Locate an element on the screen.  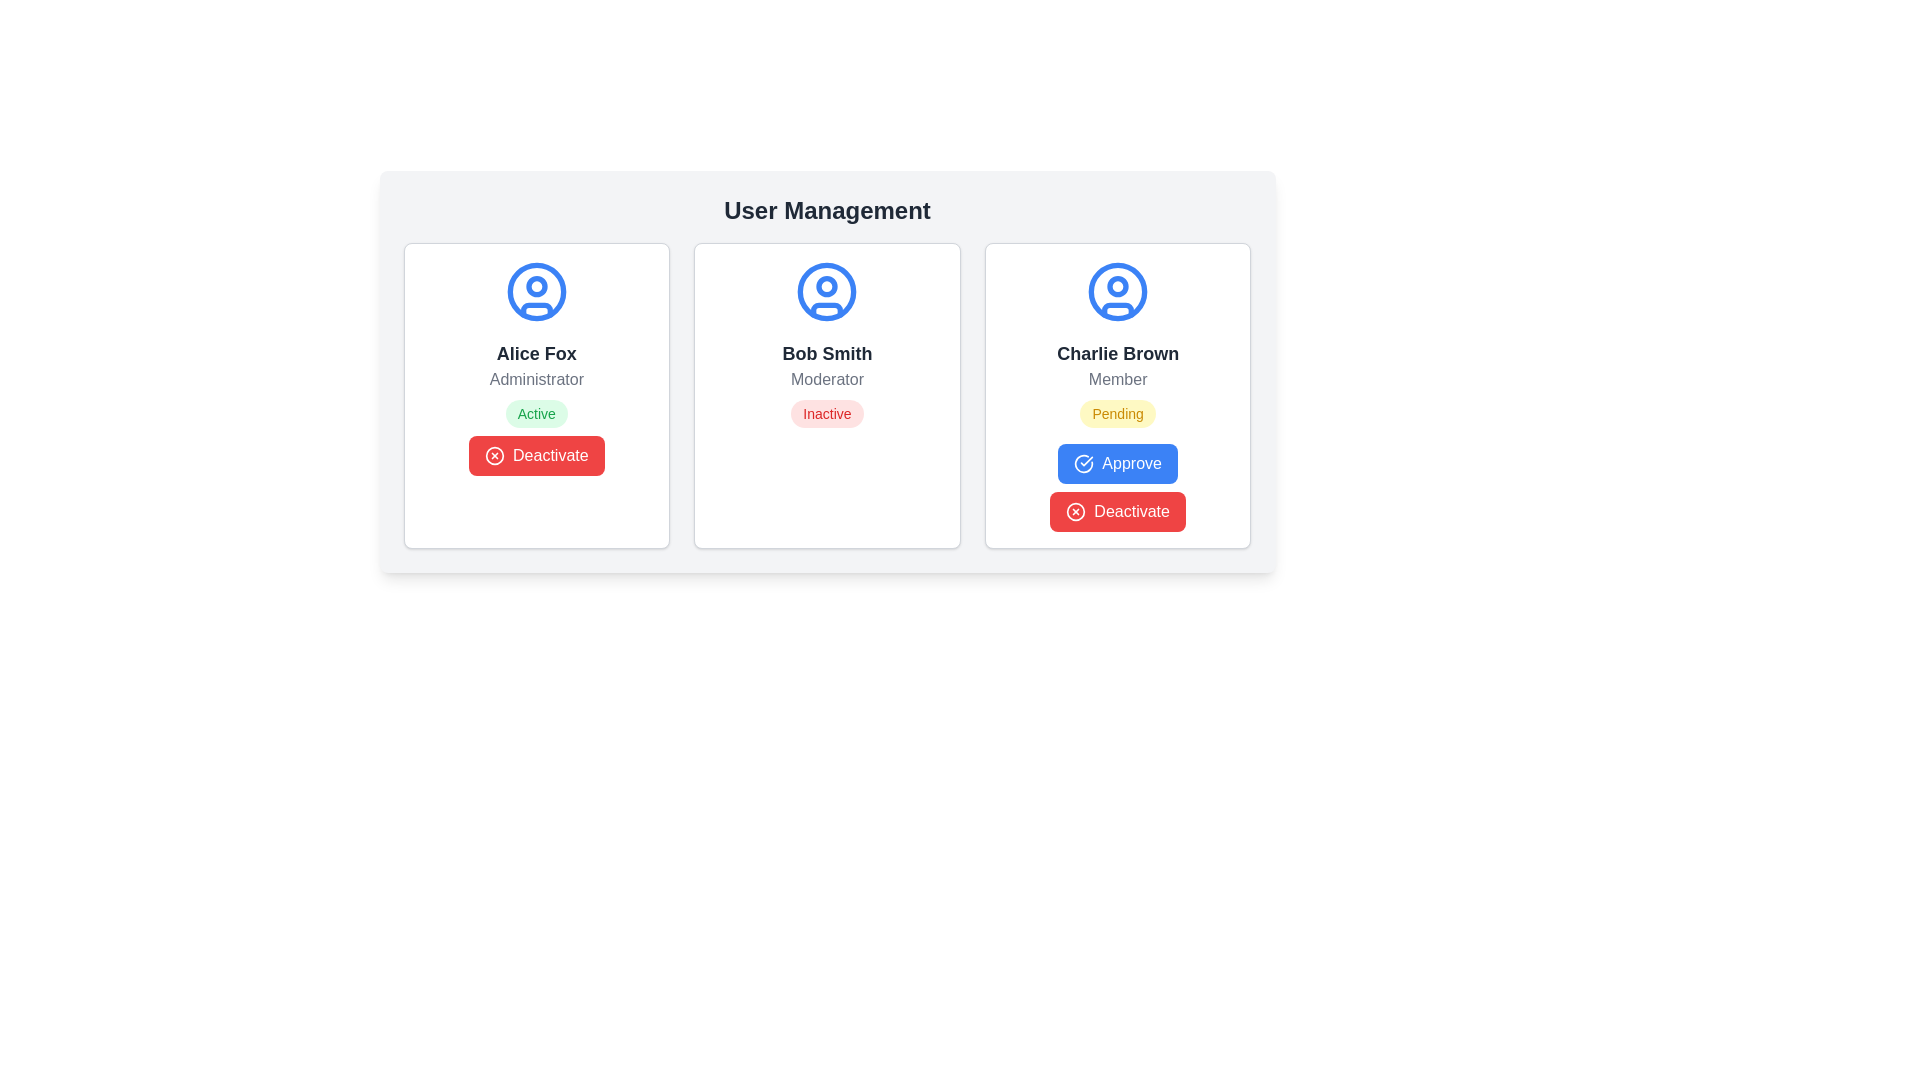
the circular user icon representing the user 'Charlie Brown', which is styled in blue and located above the name in the user card interface is located at coordinates (1117, 292).